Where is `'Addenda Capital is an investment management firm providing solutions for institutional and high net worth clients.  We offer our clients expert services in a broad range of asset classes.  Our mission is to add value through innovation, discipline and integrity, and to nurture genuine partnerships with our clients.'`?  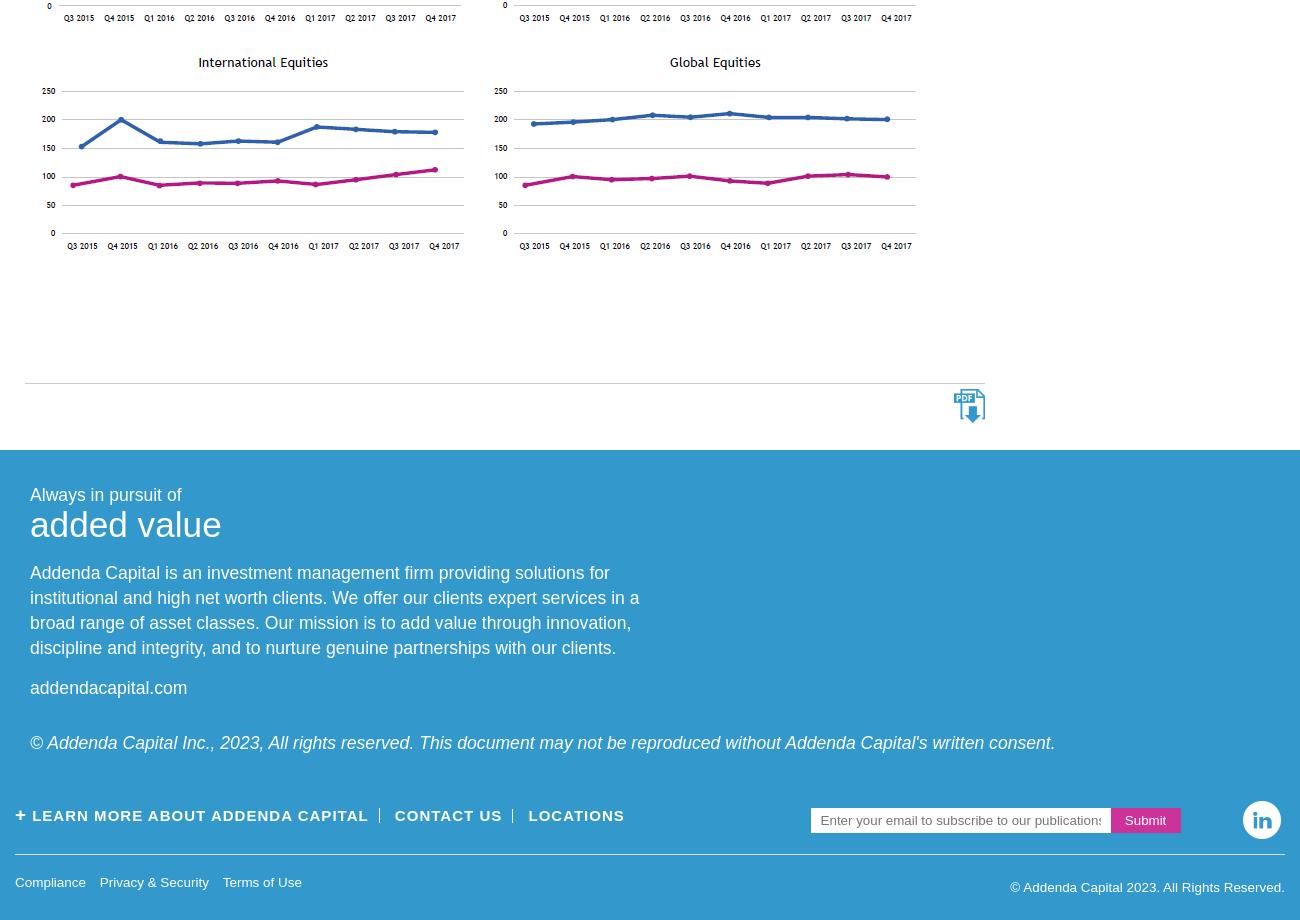
'Addenda Capital is an investment management firm providing solutions for institutional and high net worth clients.  We offer our clients expert services in a broad range of asset classes.  Our mission is to add value through innovation, discipline and integrity, and to nurture genuine partnerships with our clients.' is located at coordinates (333, 609).